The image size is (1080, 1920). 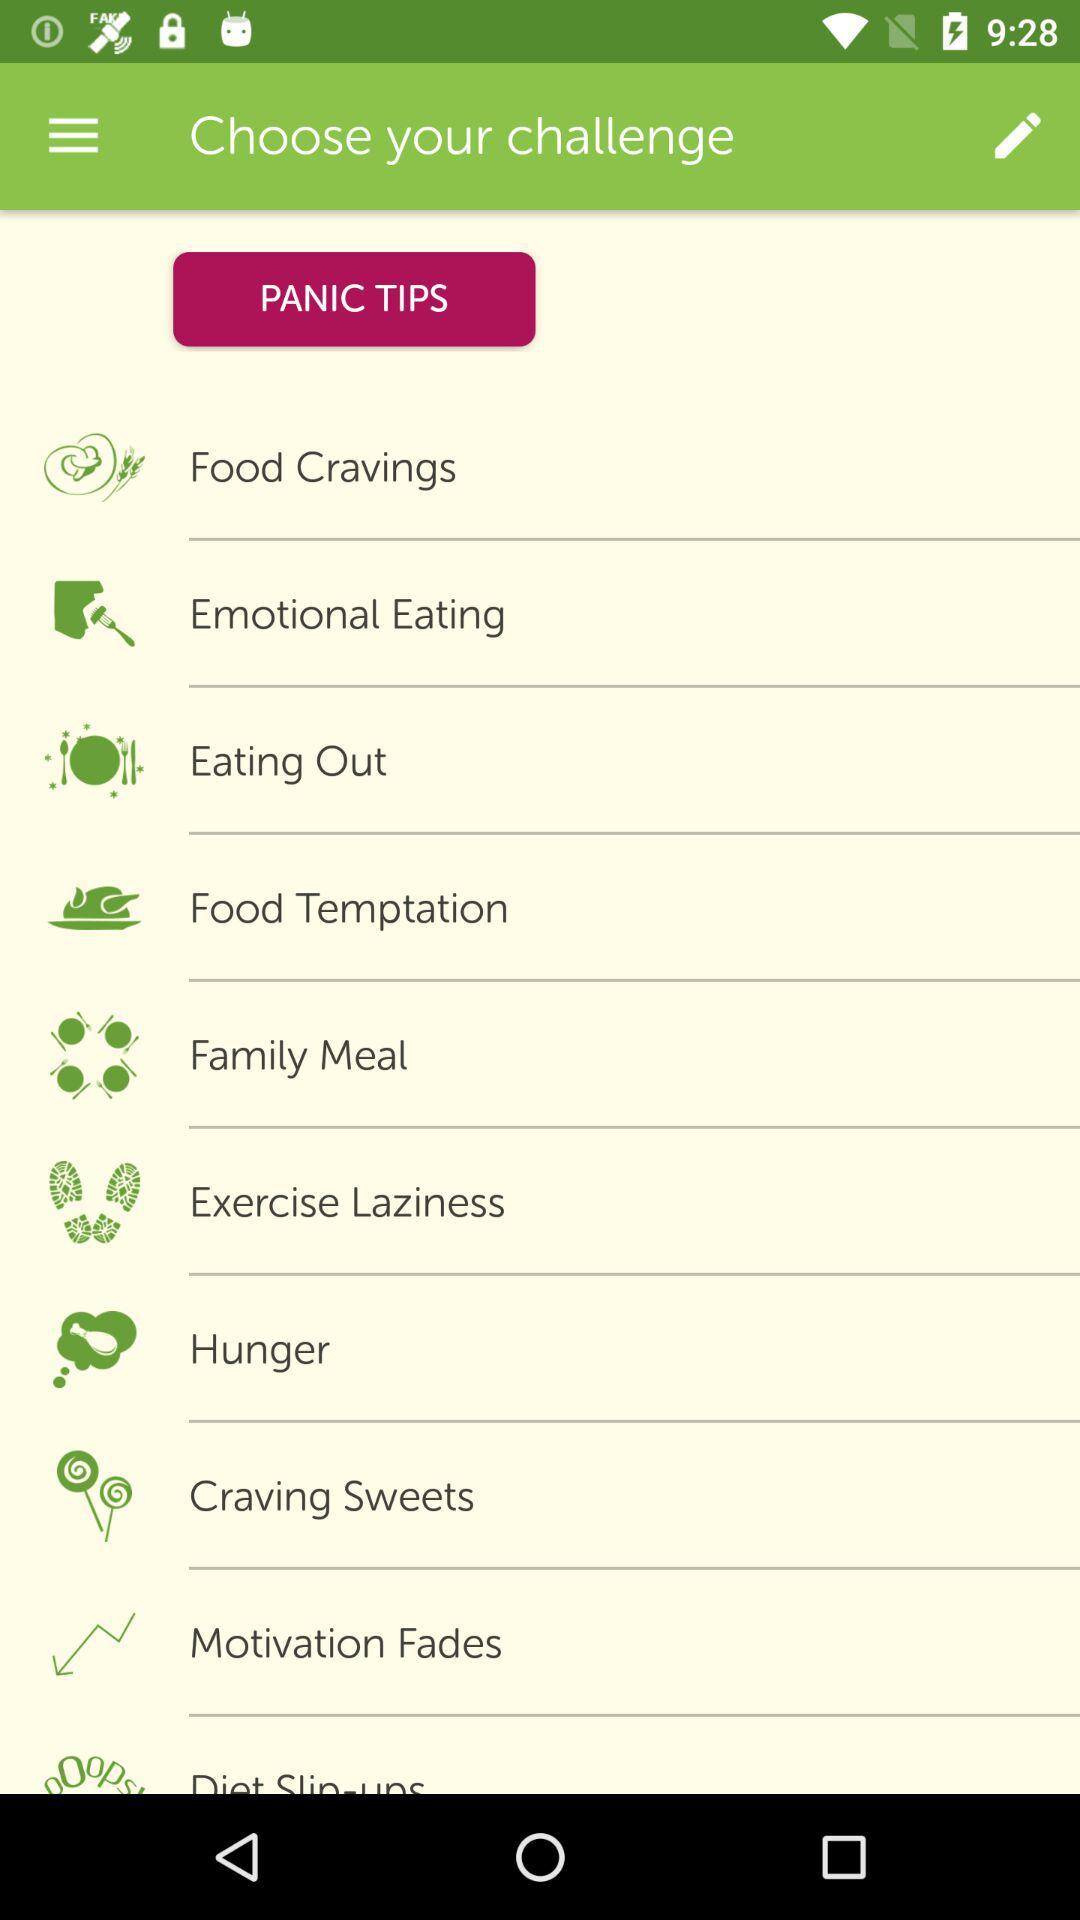 I want to click on icon above food cravings, so click(x=353, y=298).